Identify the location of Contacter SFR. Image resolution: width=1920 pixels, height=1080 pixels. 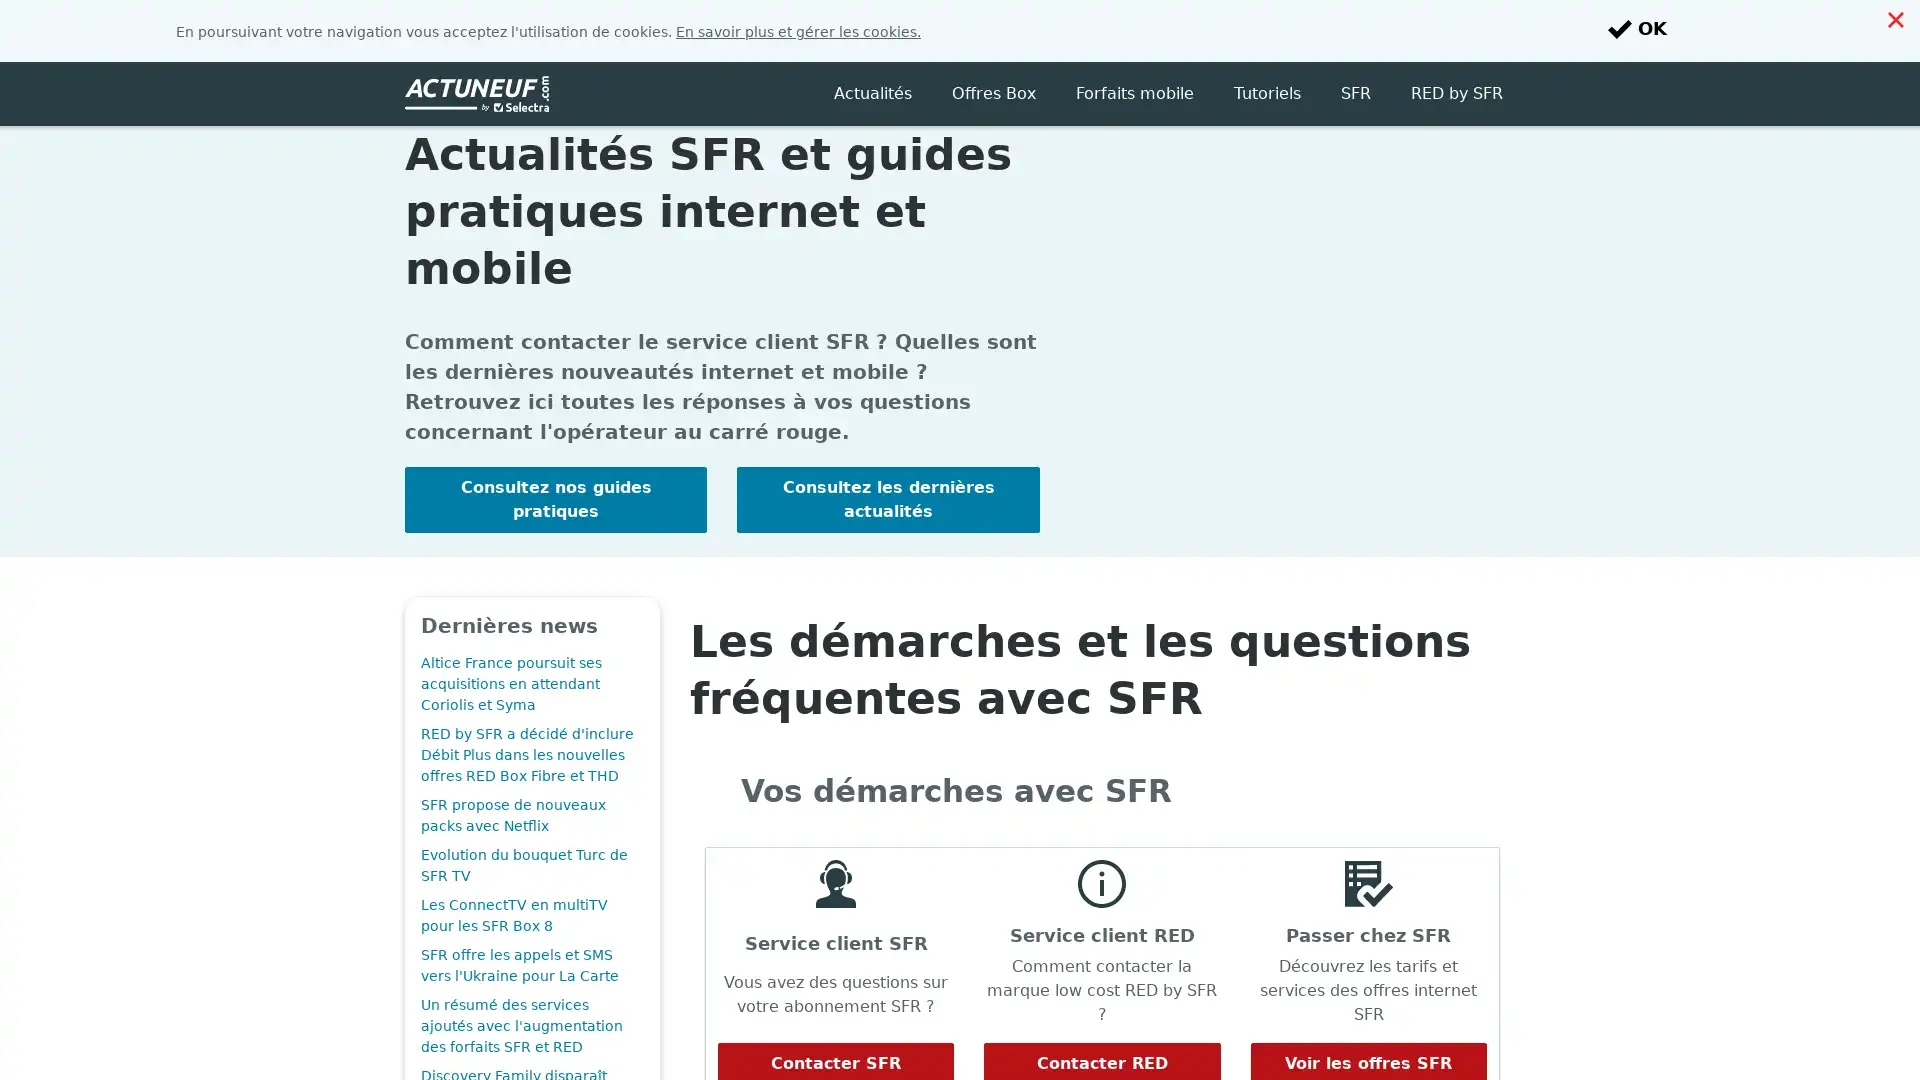
(835, 1002).